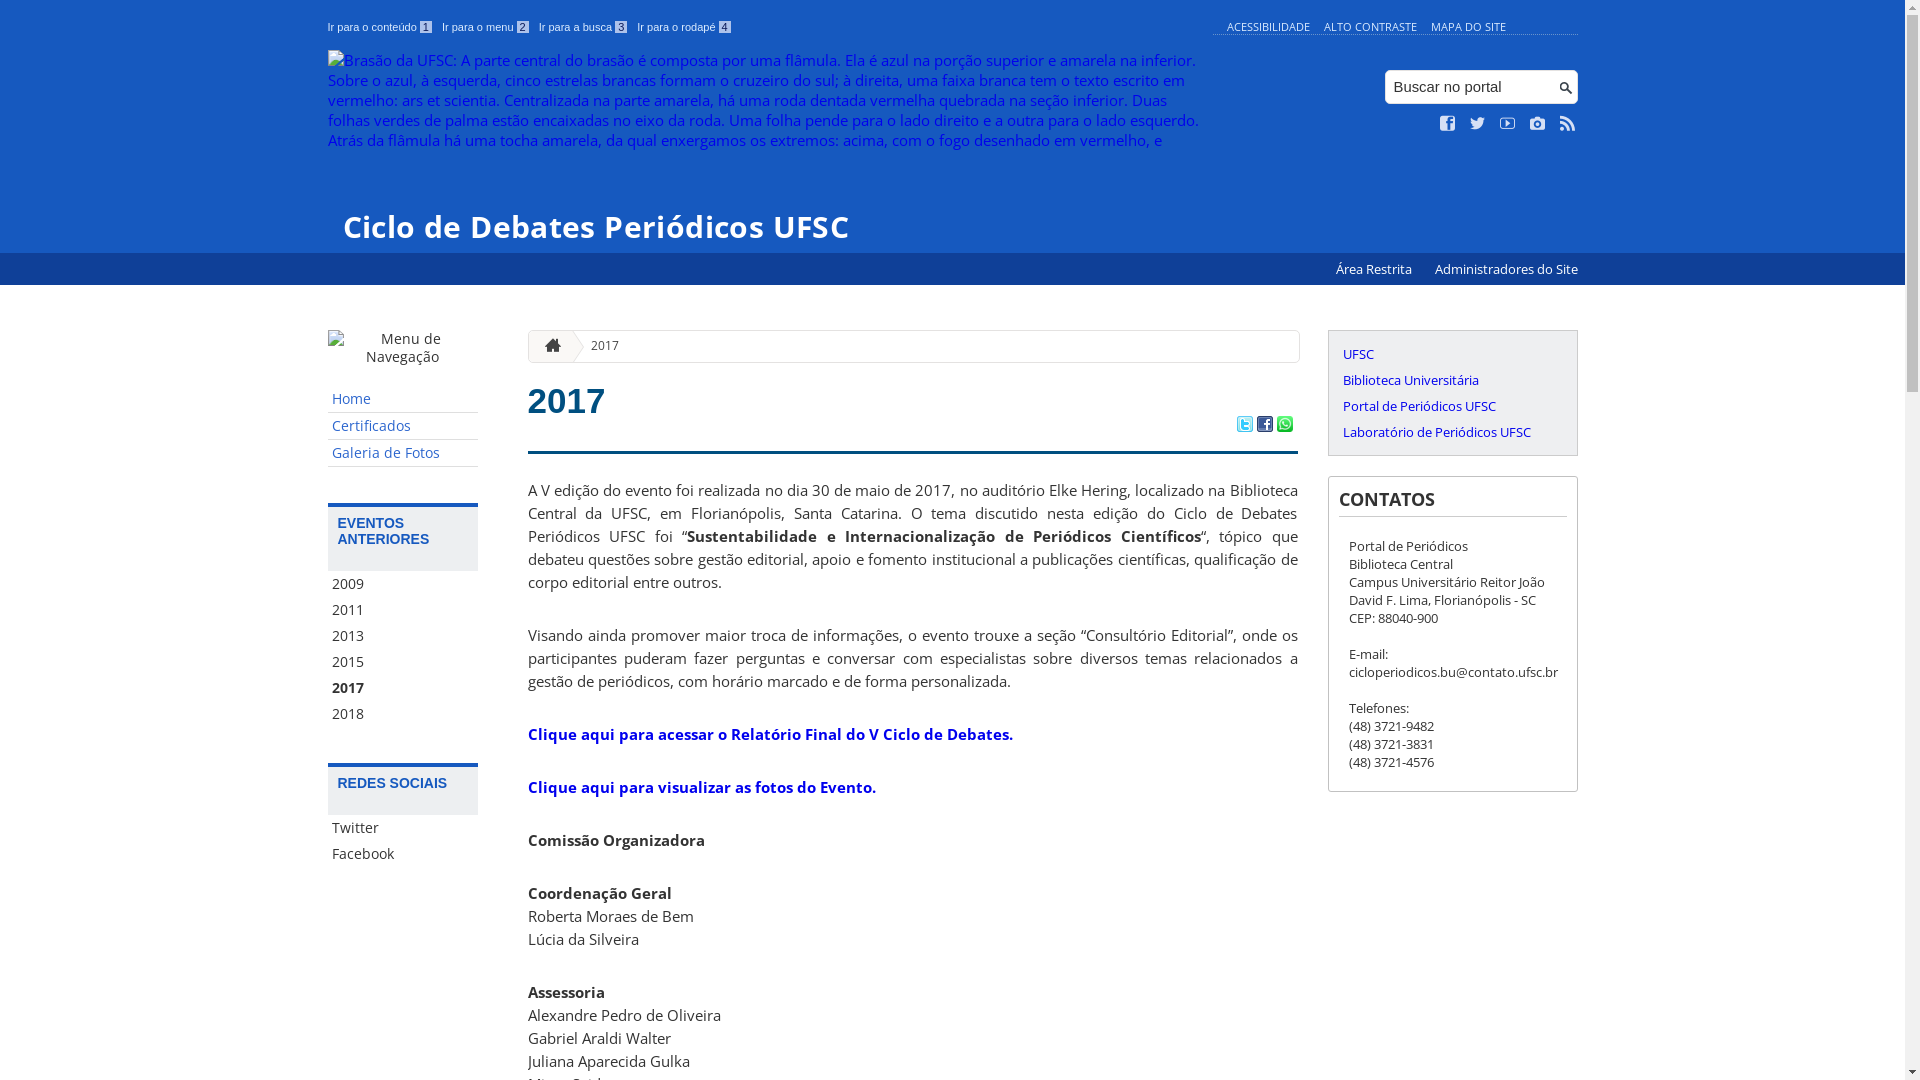 This screenshot has width=1920, height=1080. Describe the element at coordinates (1478, 123) in the screenshot. I see `'Siga no Twitter'` at that location.